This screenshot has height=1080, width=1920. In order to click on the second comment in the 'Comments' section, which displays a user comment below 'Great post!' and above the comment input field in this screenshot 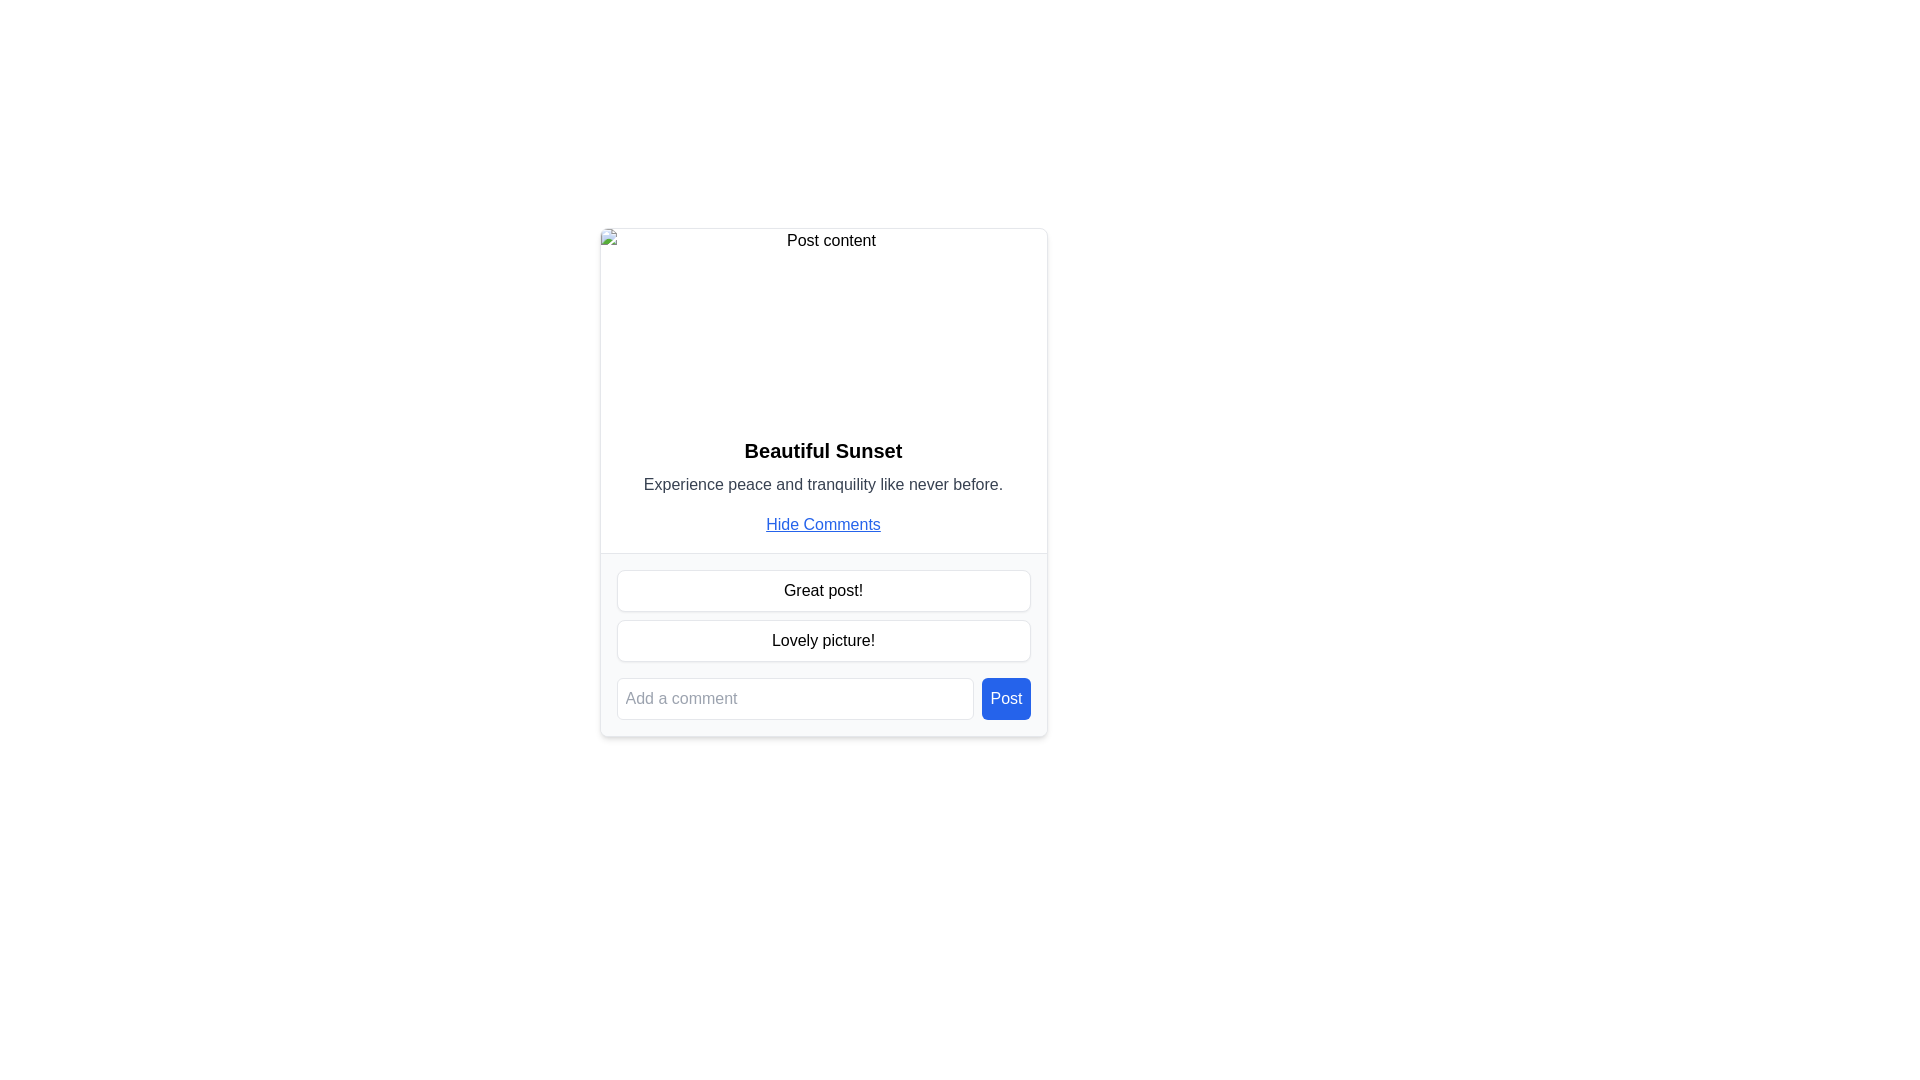, I will do `click(823, 644)`.